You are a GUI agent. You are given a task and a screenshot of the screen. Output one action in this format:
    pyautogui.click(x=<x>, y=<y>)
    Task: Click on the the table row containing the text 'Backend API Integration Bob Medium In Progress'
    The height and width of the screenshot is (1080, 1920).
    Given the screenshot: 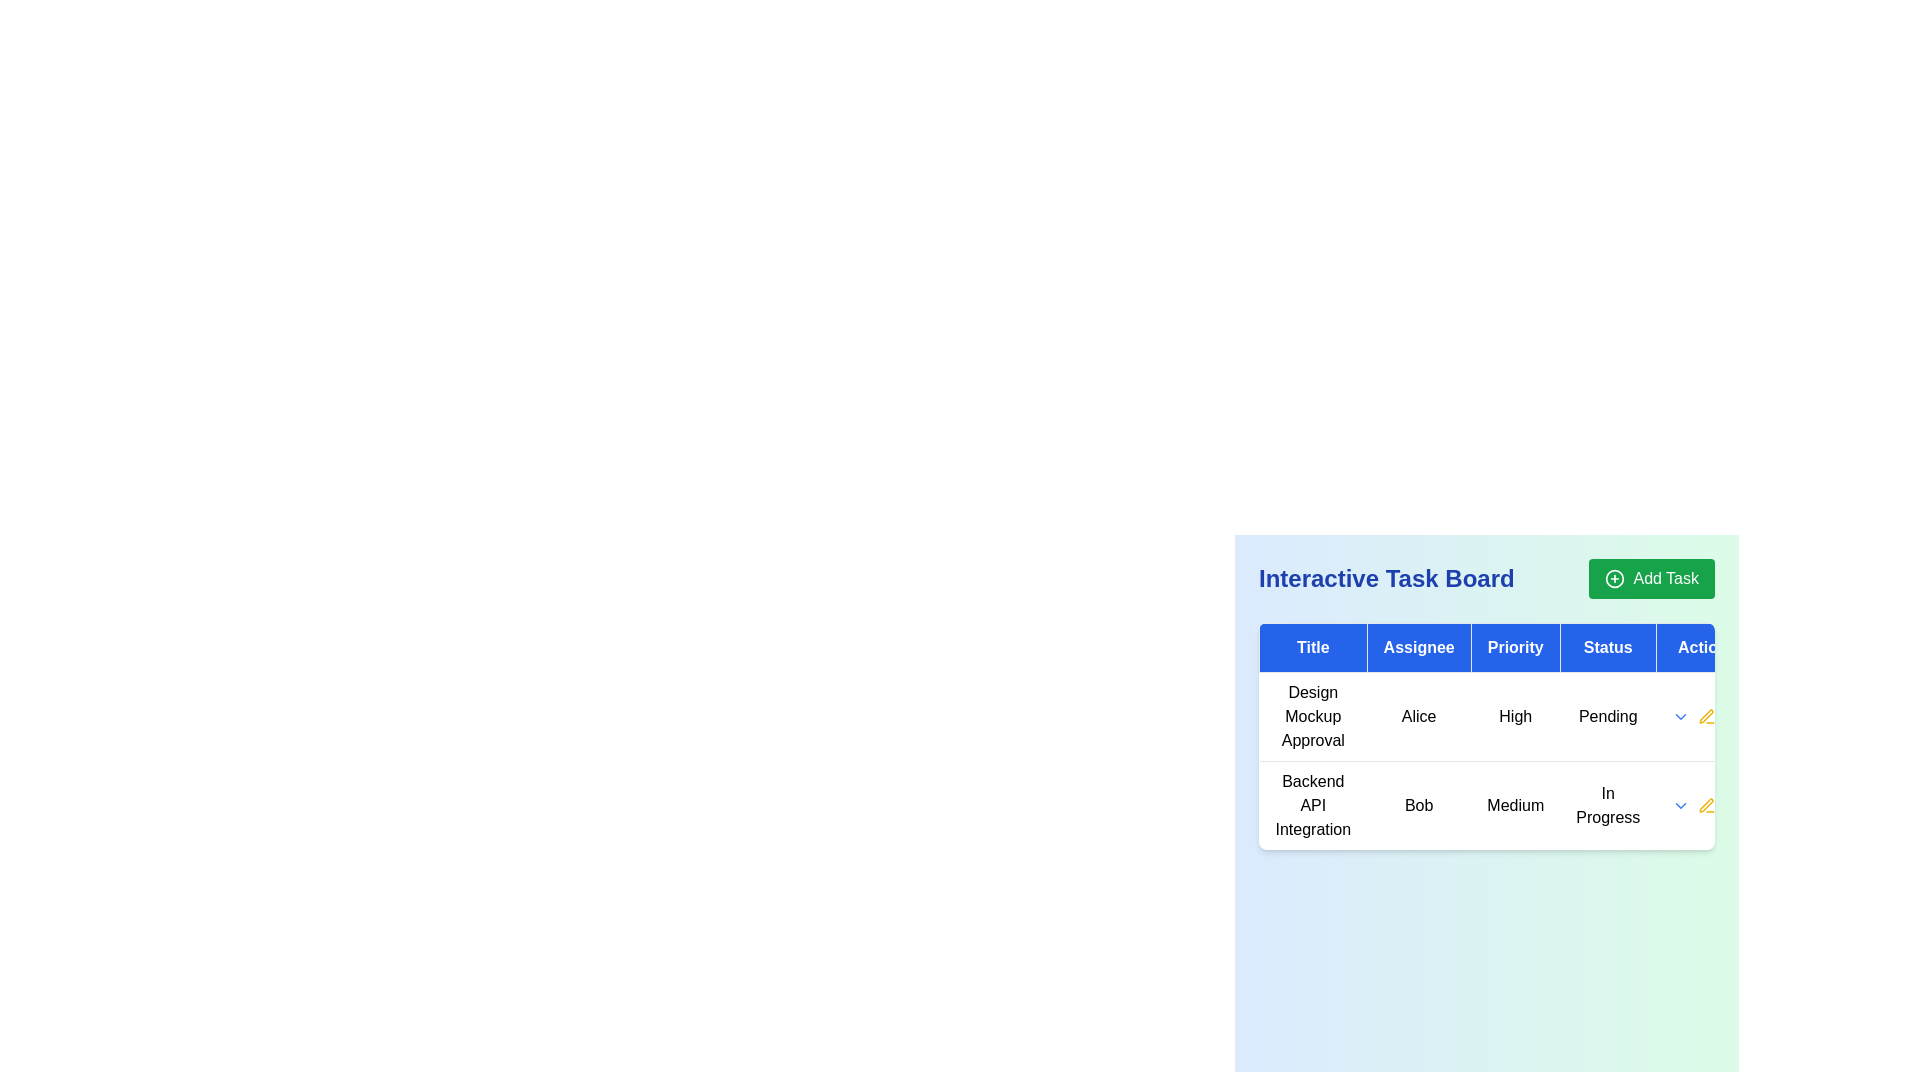 What is the action you would take?
    pyautogui.click(x=1508, y=804)
    